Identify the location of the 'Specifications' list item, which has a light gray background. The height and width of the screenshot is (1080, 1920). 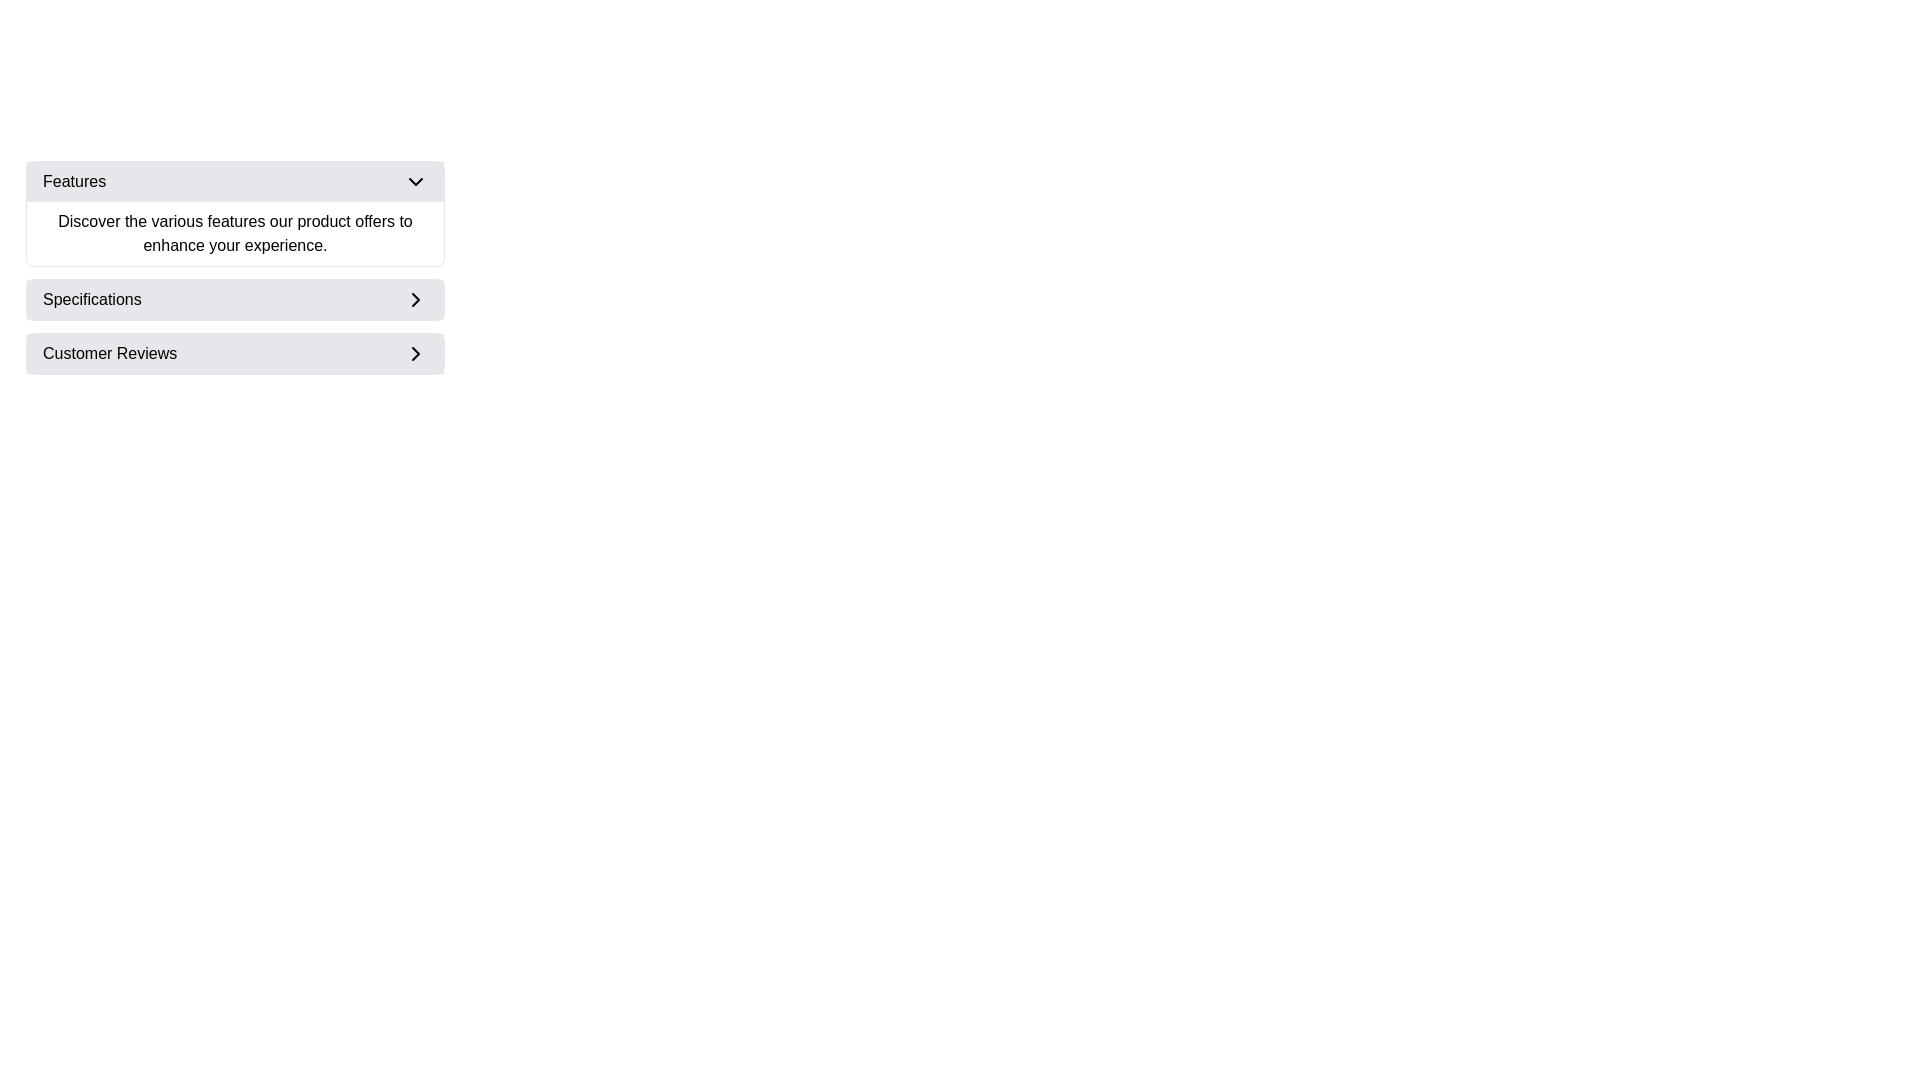
(235, 300).